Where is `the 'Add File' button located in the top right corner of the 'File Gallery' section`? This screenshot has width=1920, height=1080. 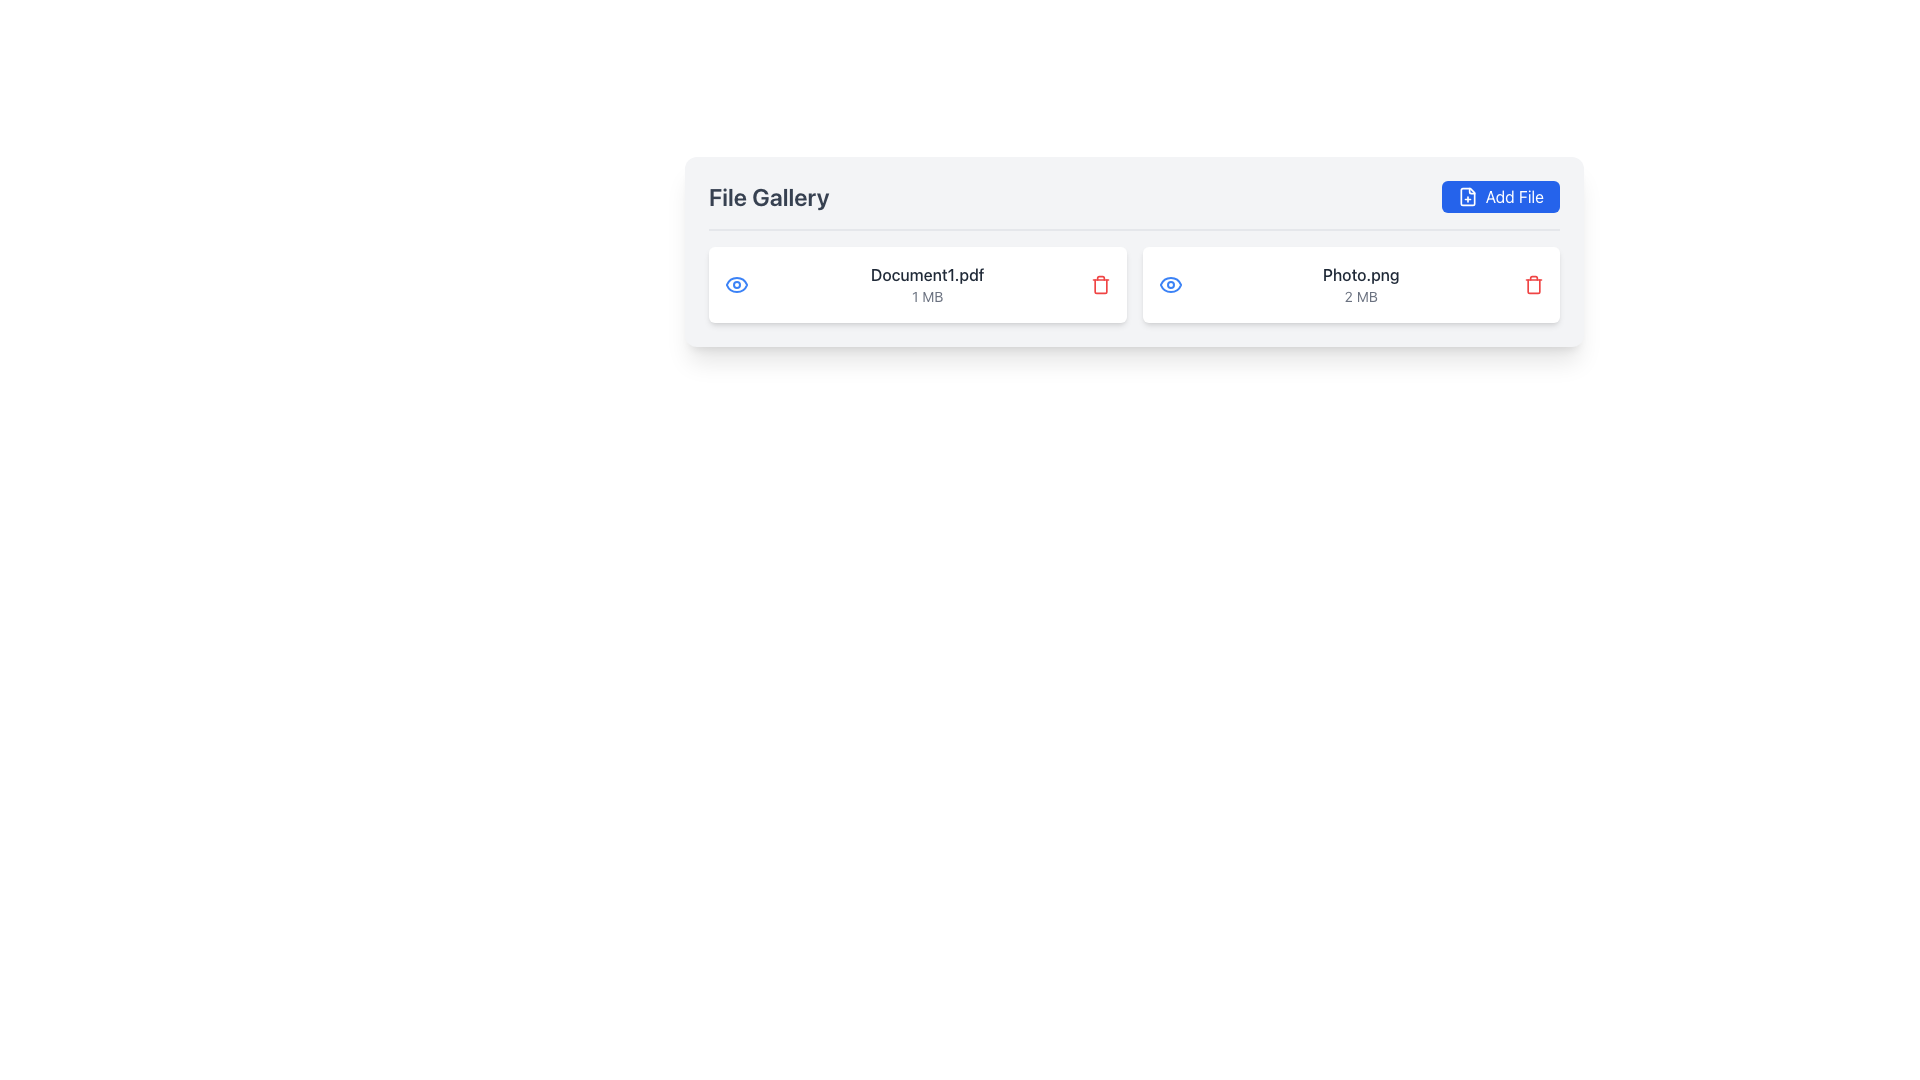 the 'Add File' button located in the top right corner of the 'File Gallery' section is located at coordinates (1499, 196).